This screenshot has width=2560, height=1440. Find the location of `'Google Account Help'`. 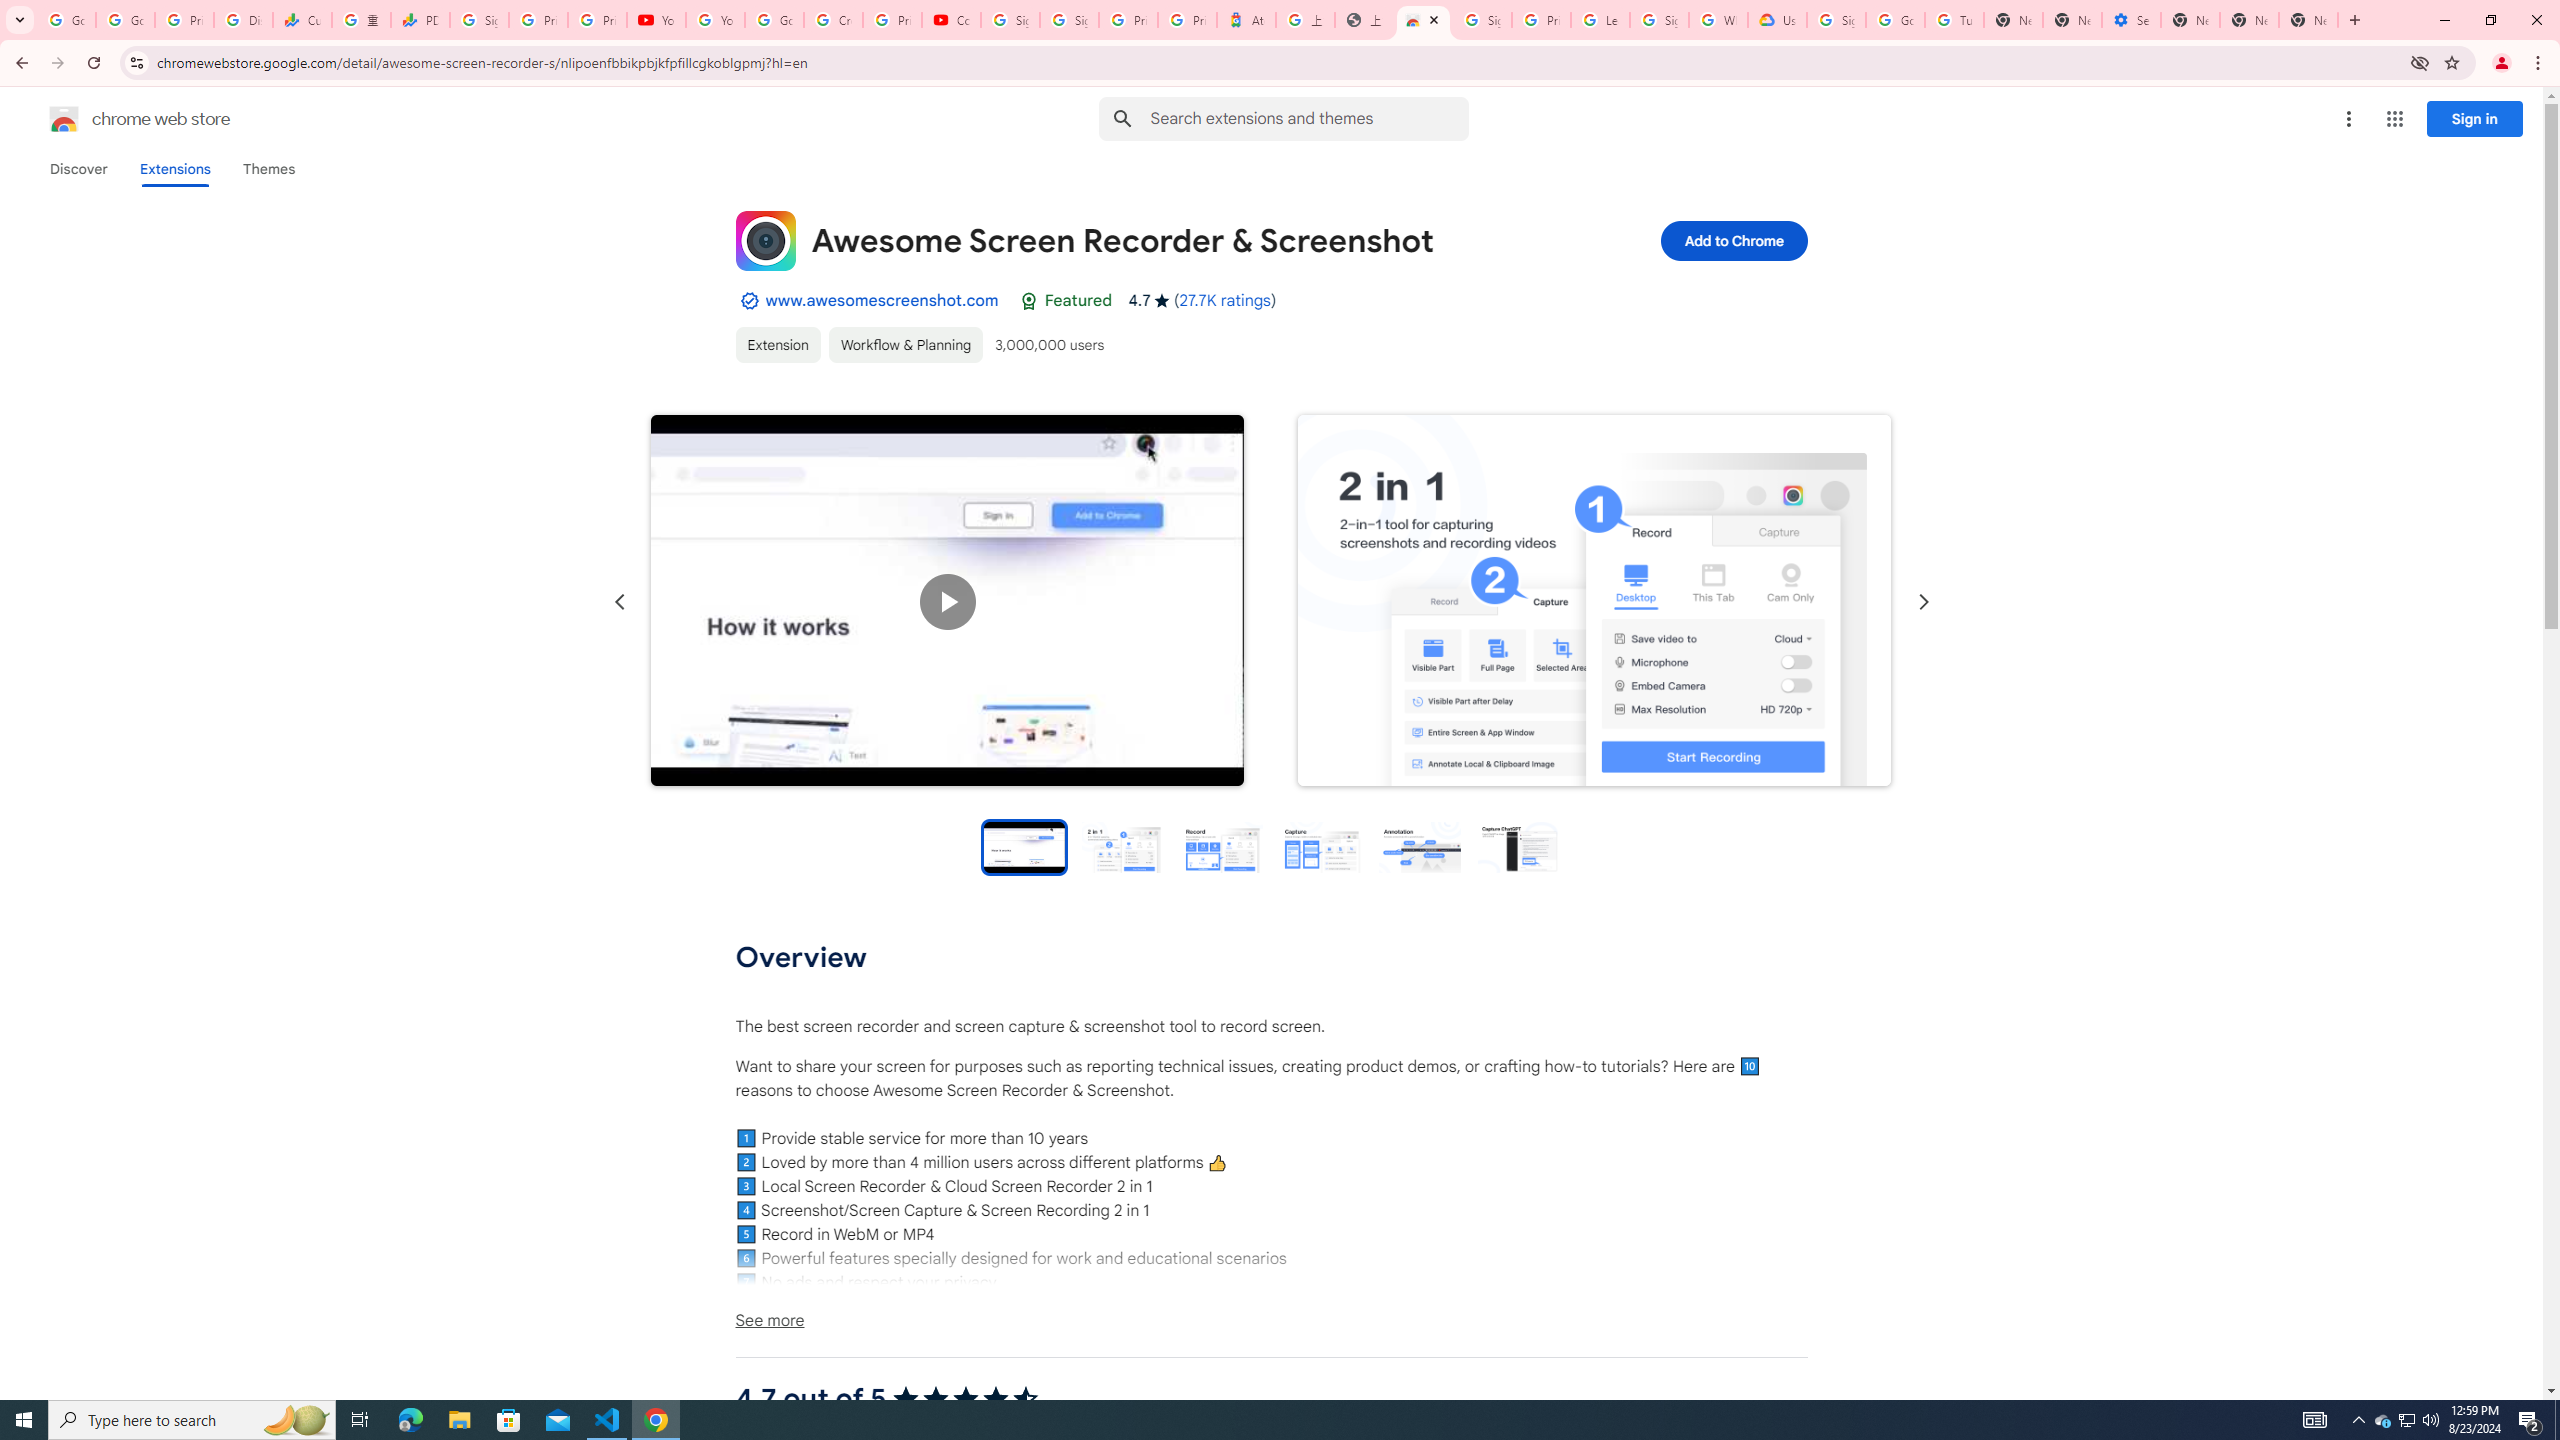

'Google Account Help' is located at coordinates (1893, 19).